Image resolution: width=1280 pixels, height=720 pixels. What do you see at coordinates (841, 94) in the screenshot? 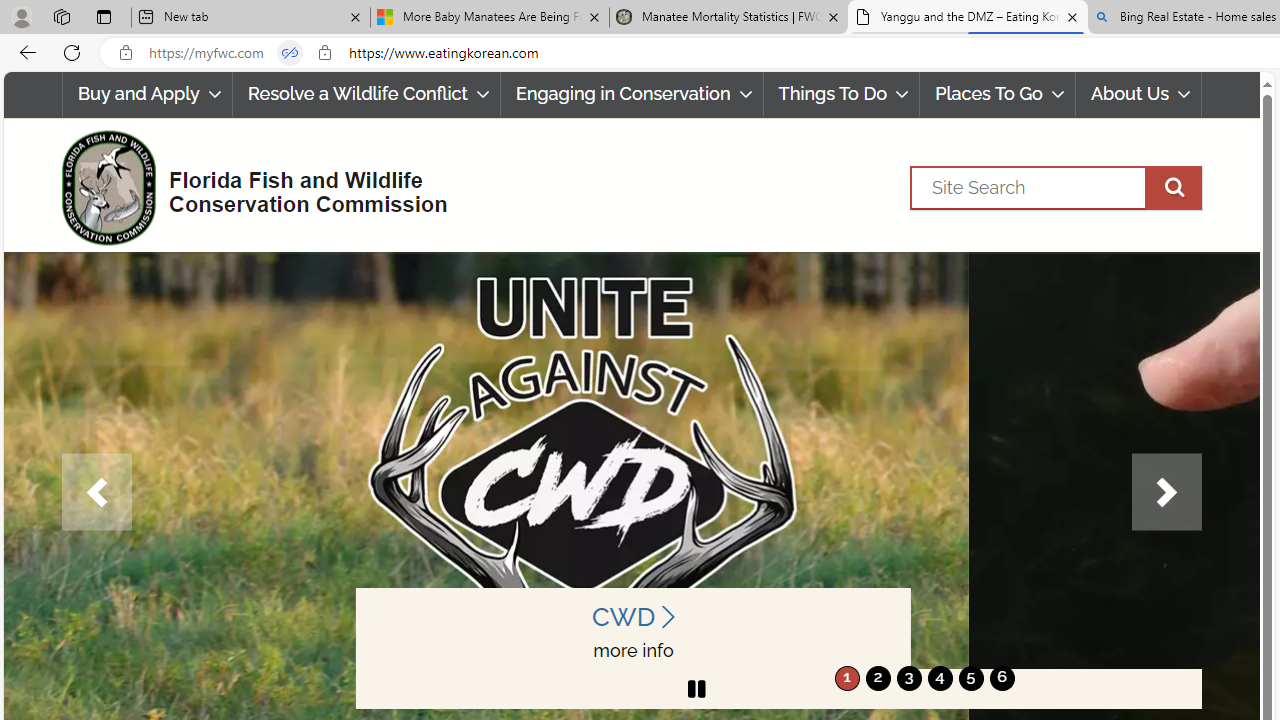
I see `'Things To Do'` at bounding box center [841, 94].